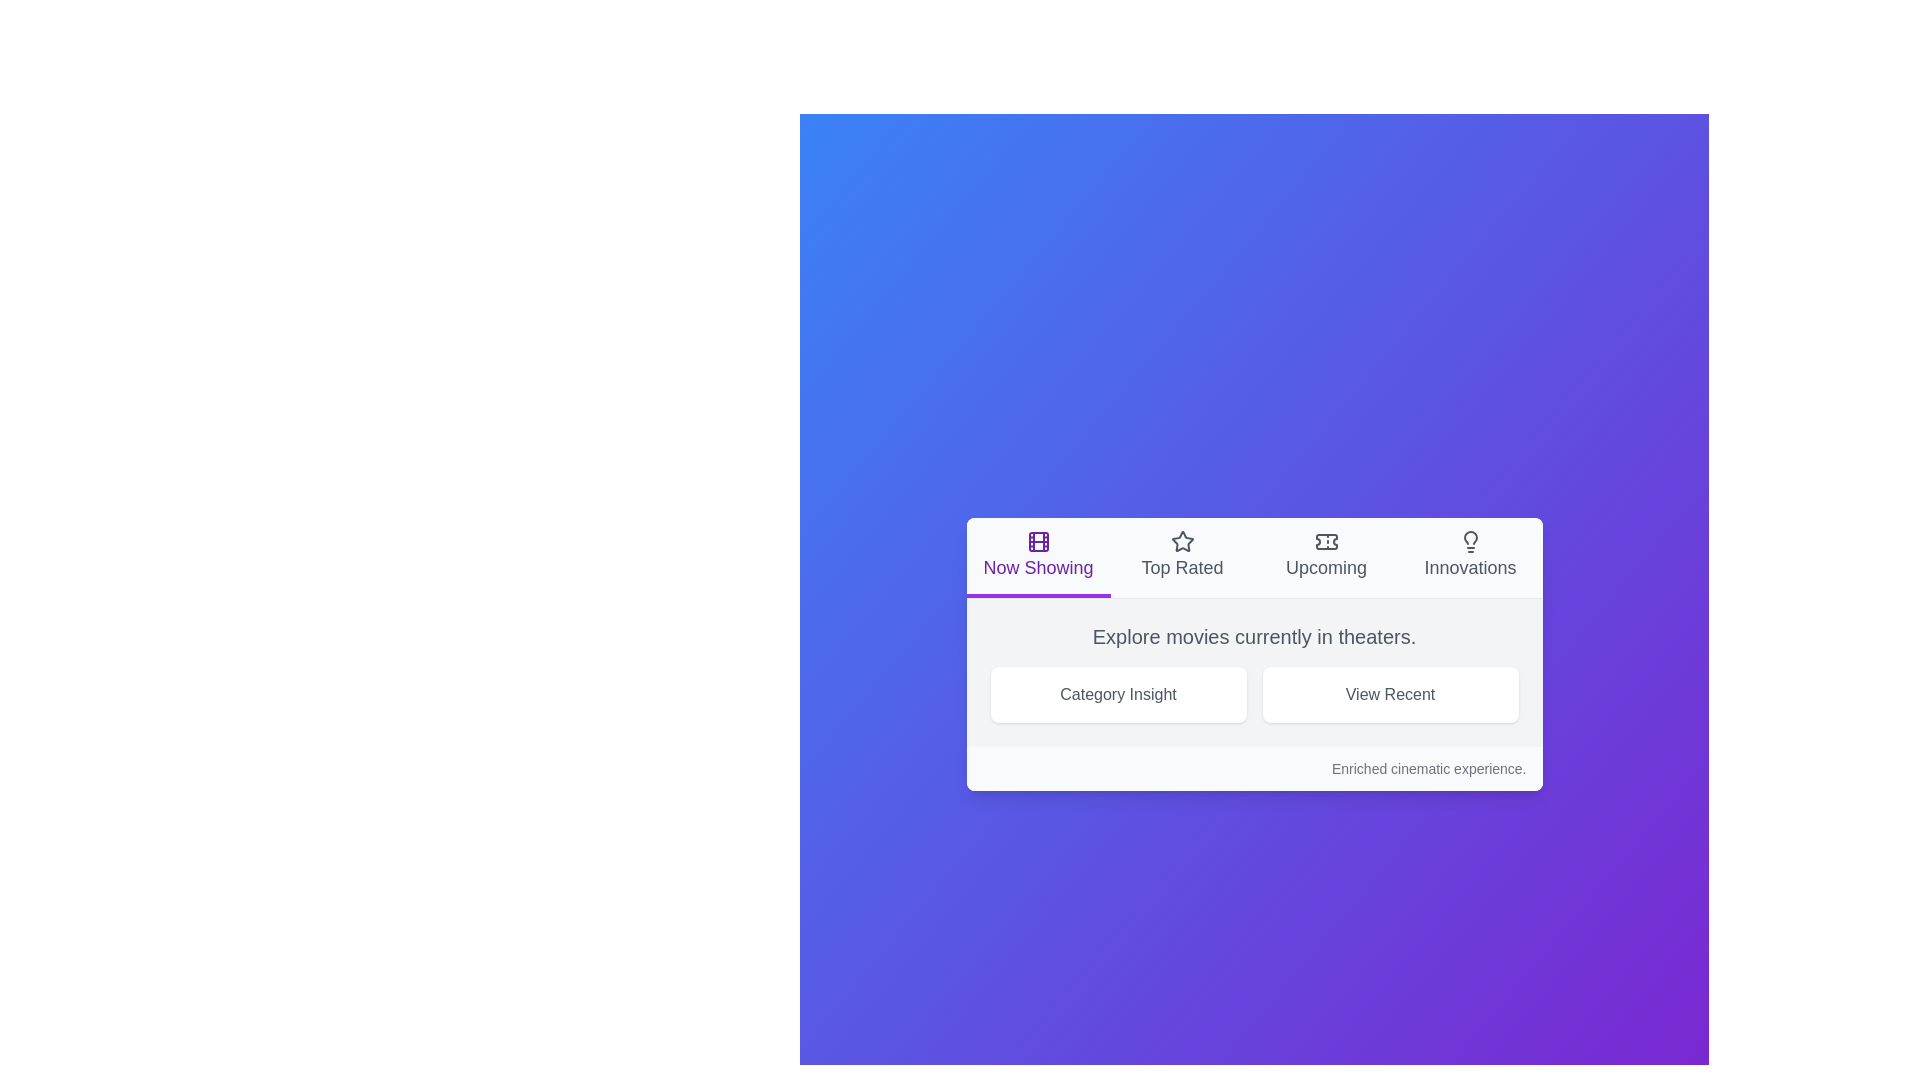 The image size is (1920, 1080). I want to click on the fourth icon in the top menu bar, so click(1470, 541).